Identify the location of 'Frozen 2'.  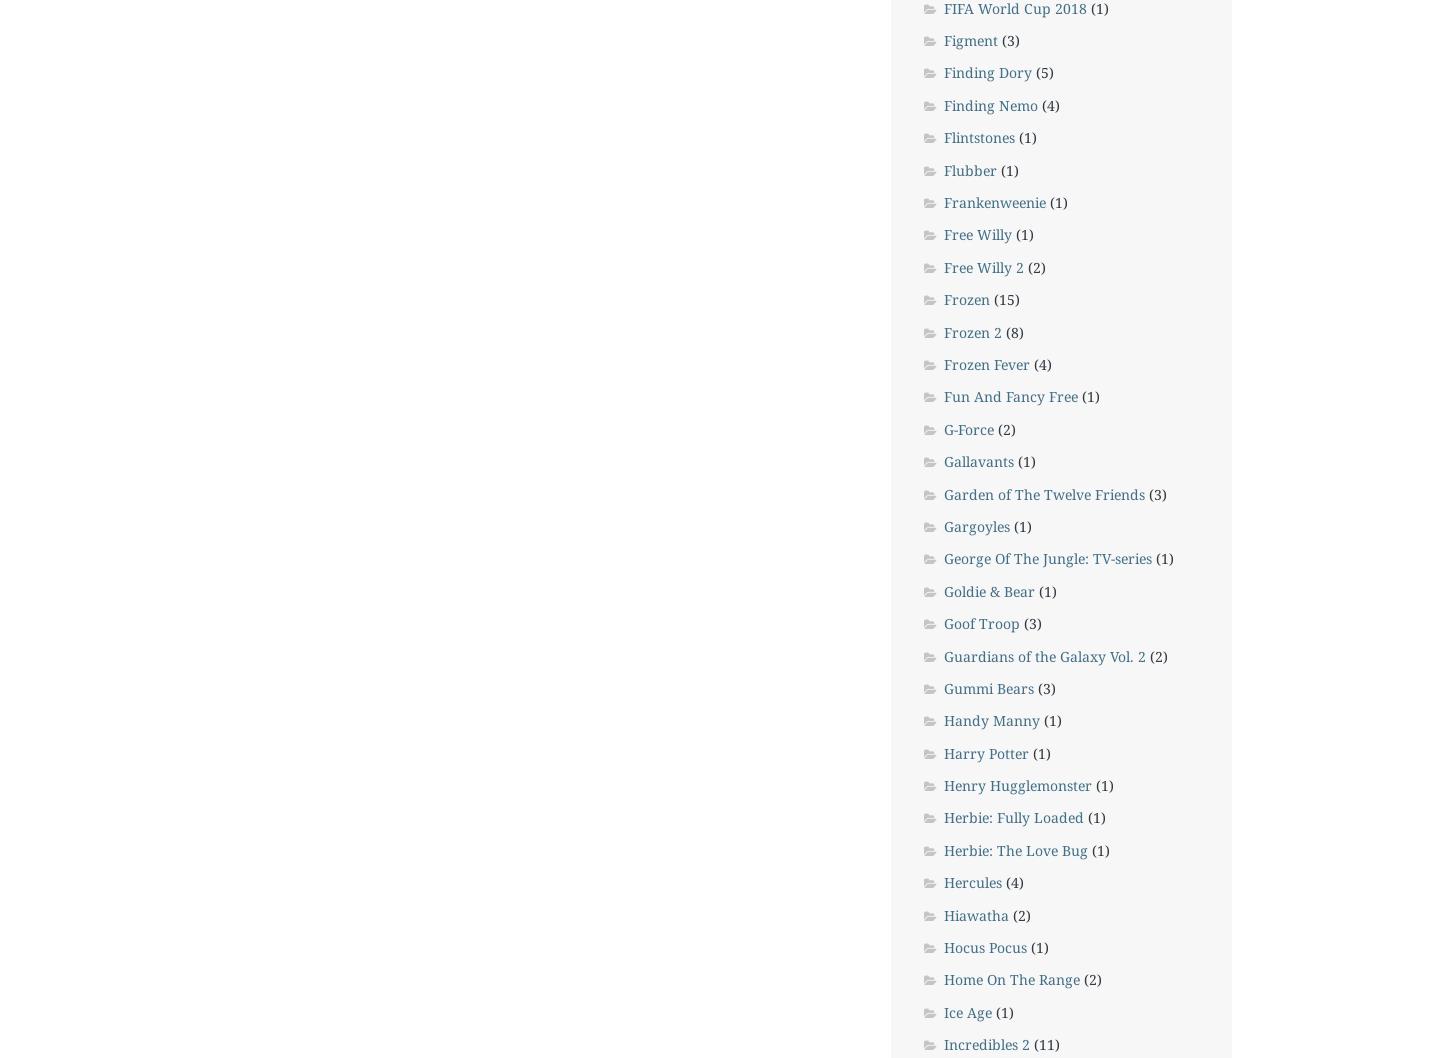
(943, 330).